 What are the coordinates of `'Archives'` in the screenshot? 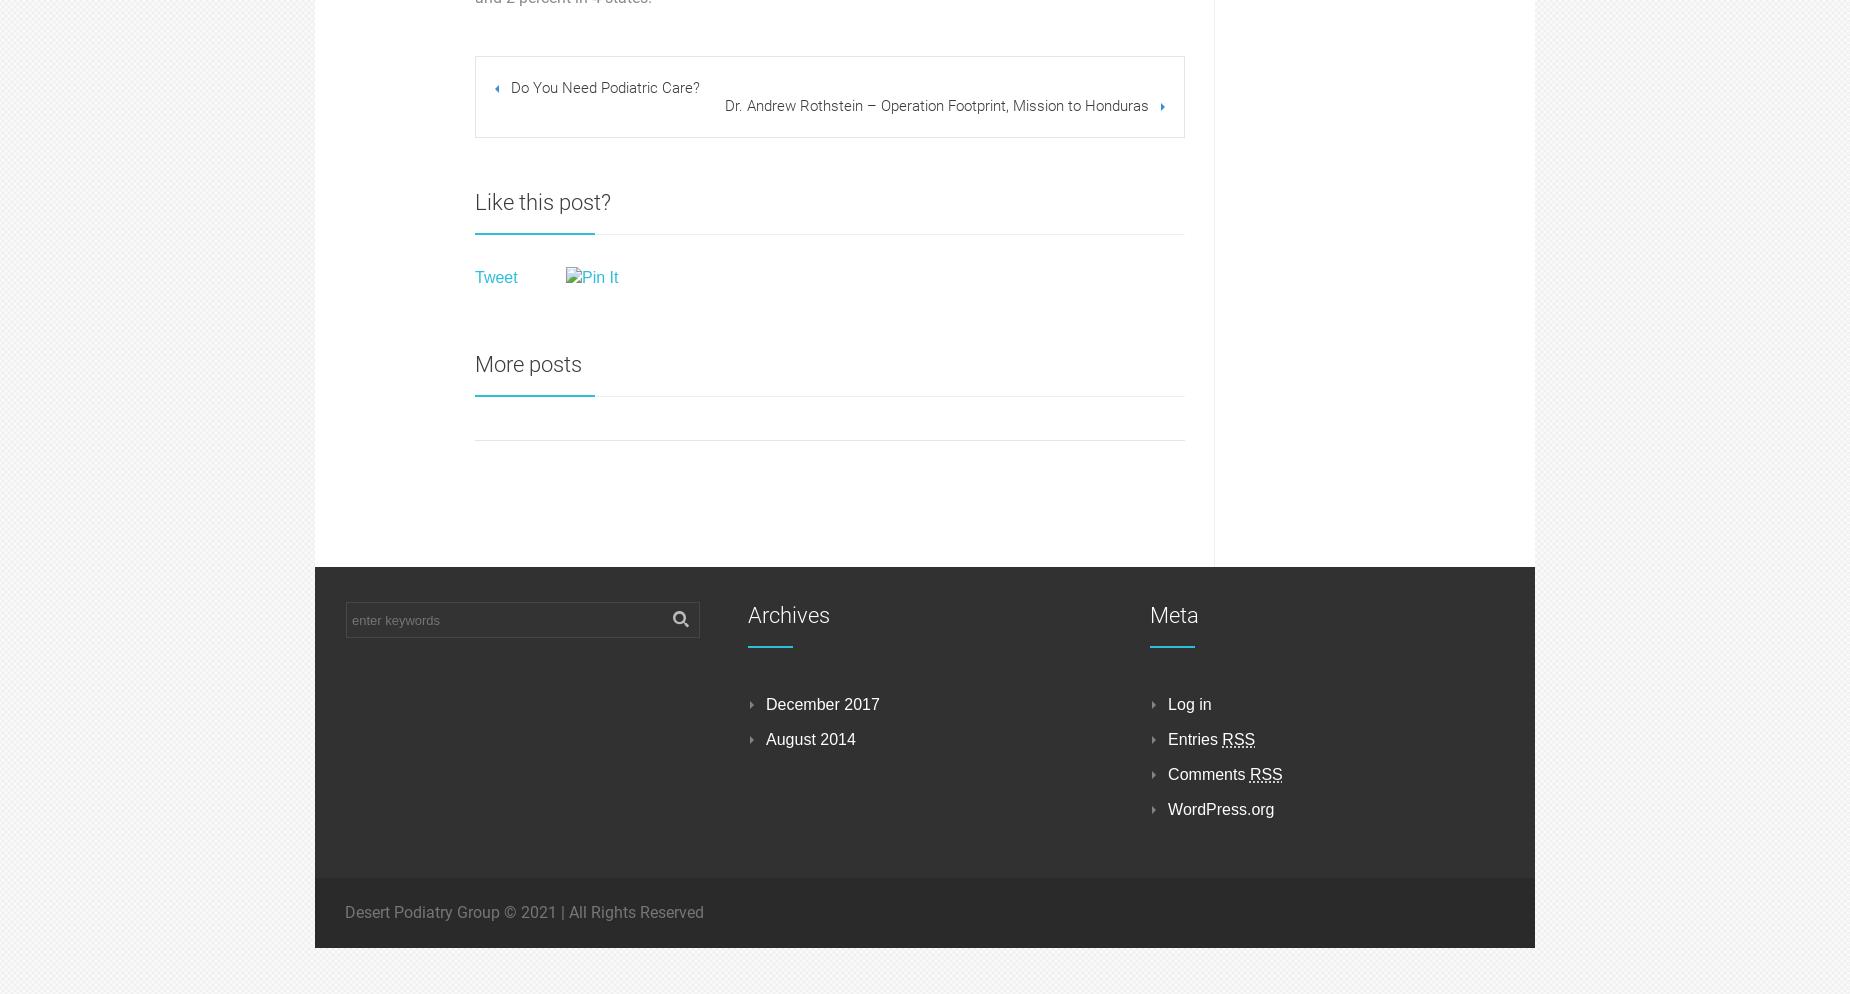 It's located at (789, 614).